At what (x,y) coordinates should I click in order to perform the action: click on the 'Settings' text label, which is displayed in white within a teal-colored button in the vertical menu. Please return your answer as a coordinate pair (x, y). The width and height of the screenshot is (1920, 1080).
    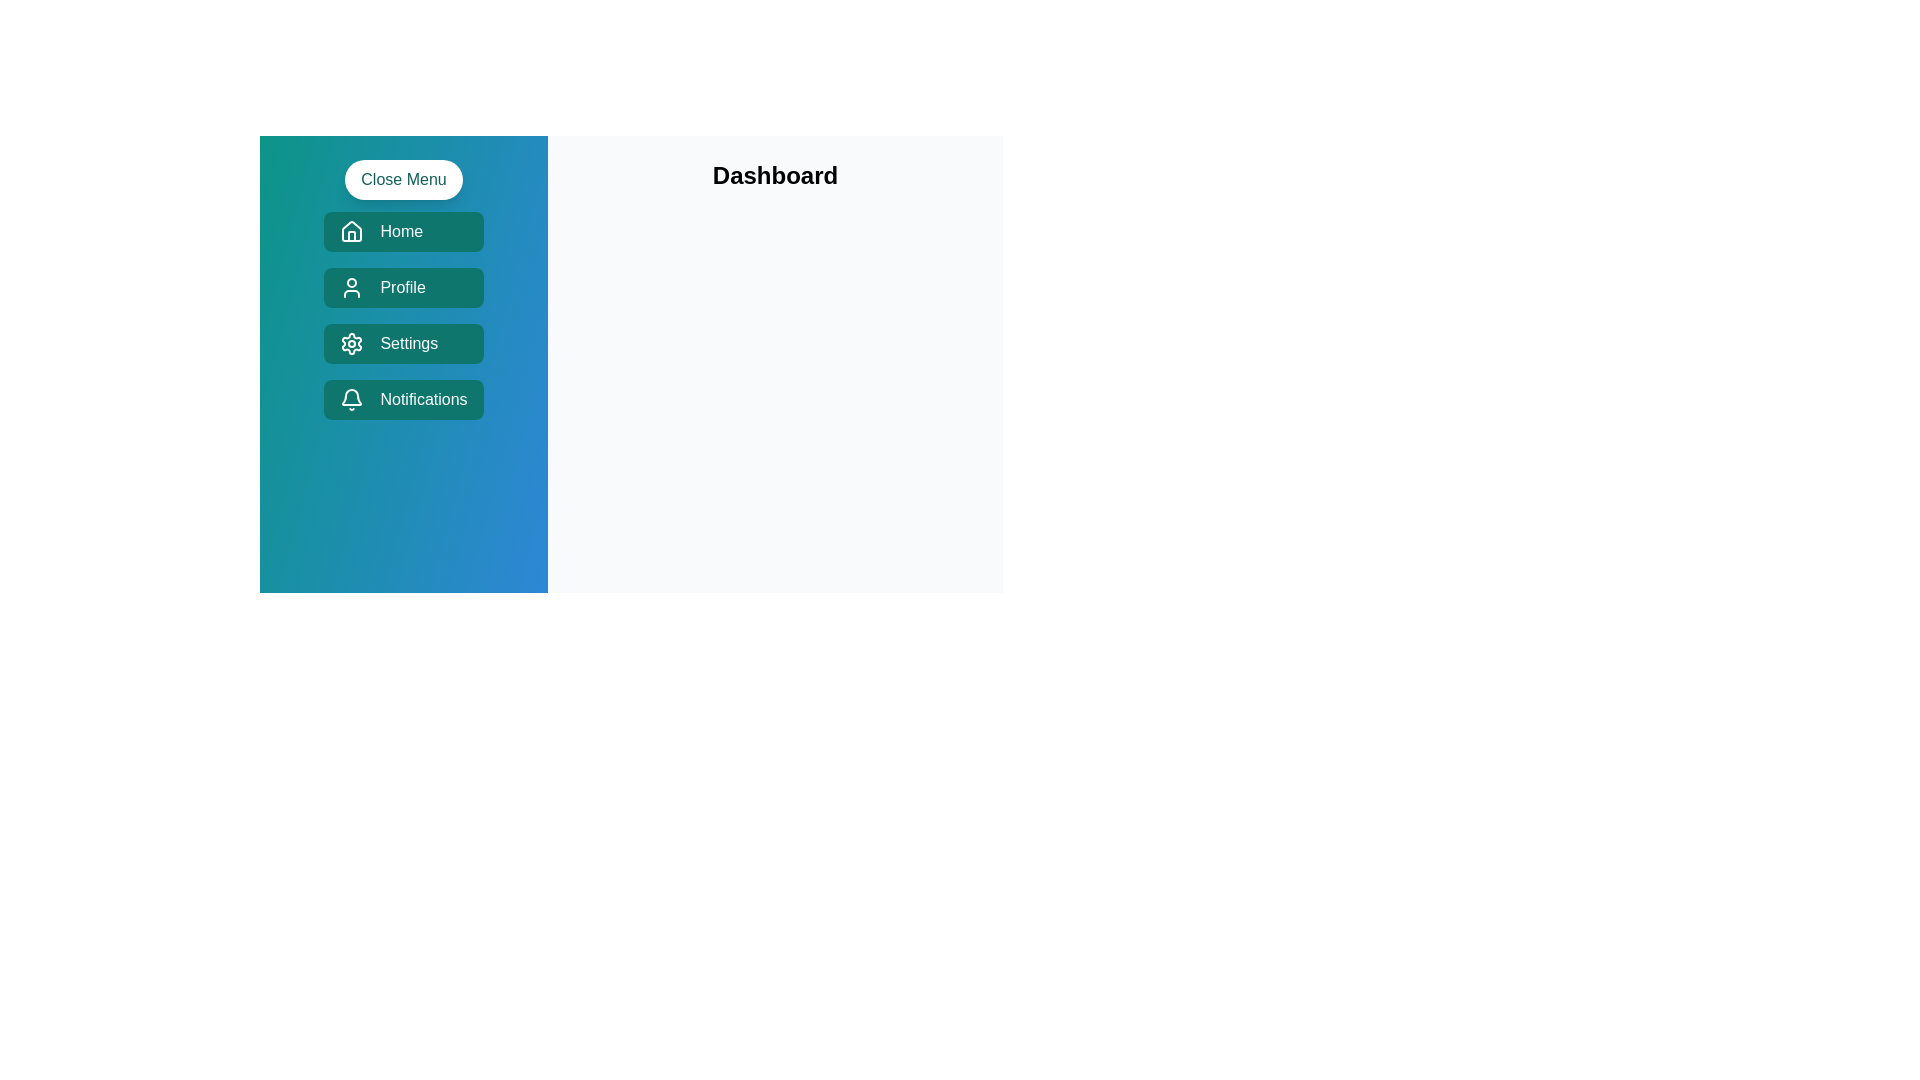
    Looking at the image, I should click on (408, 342).